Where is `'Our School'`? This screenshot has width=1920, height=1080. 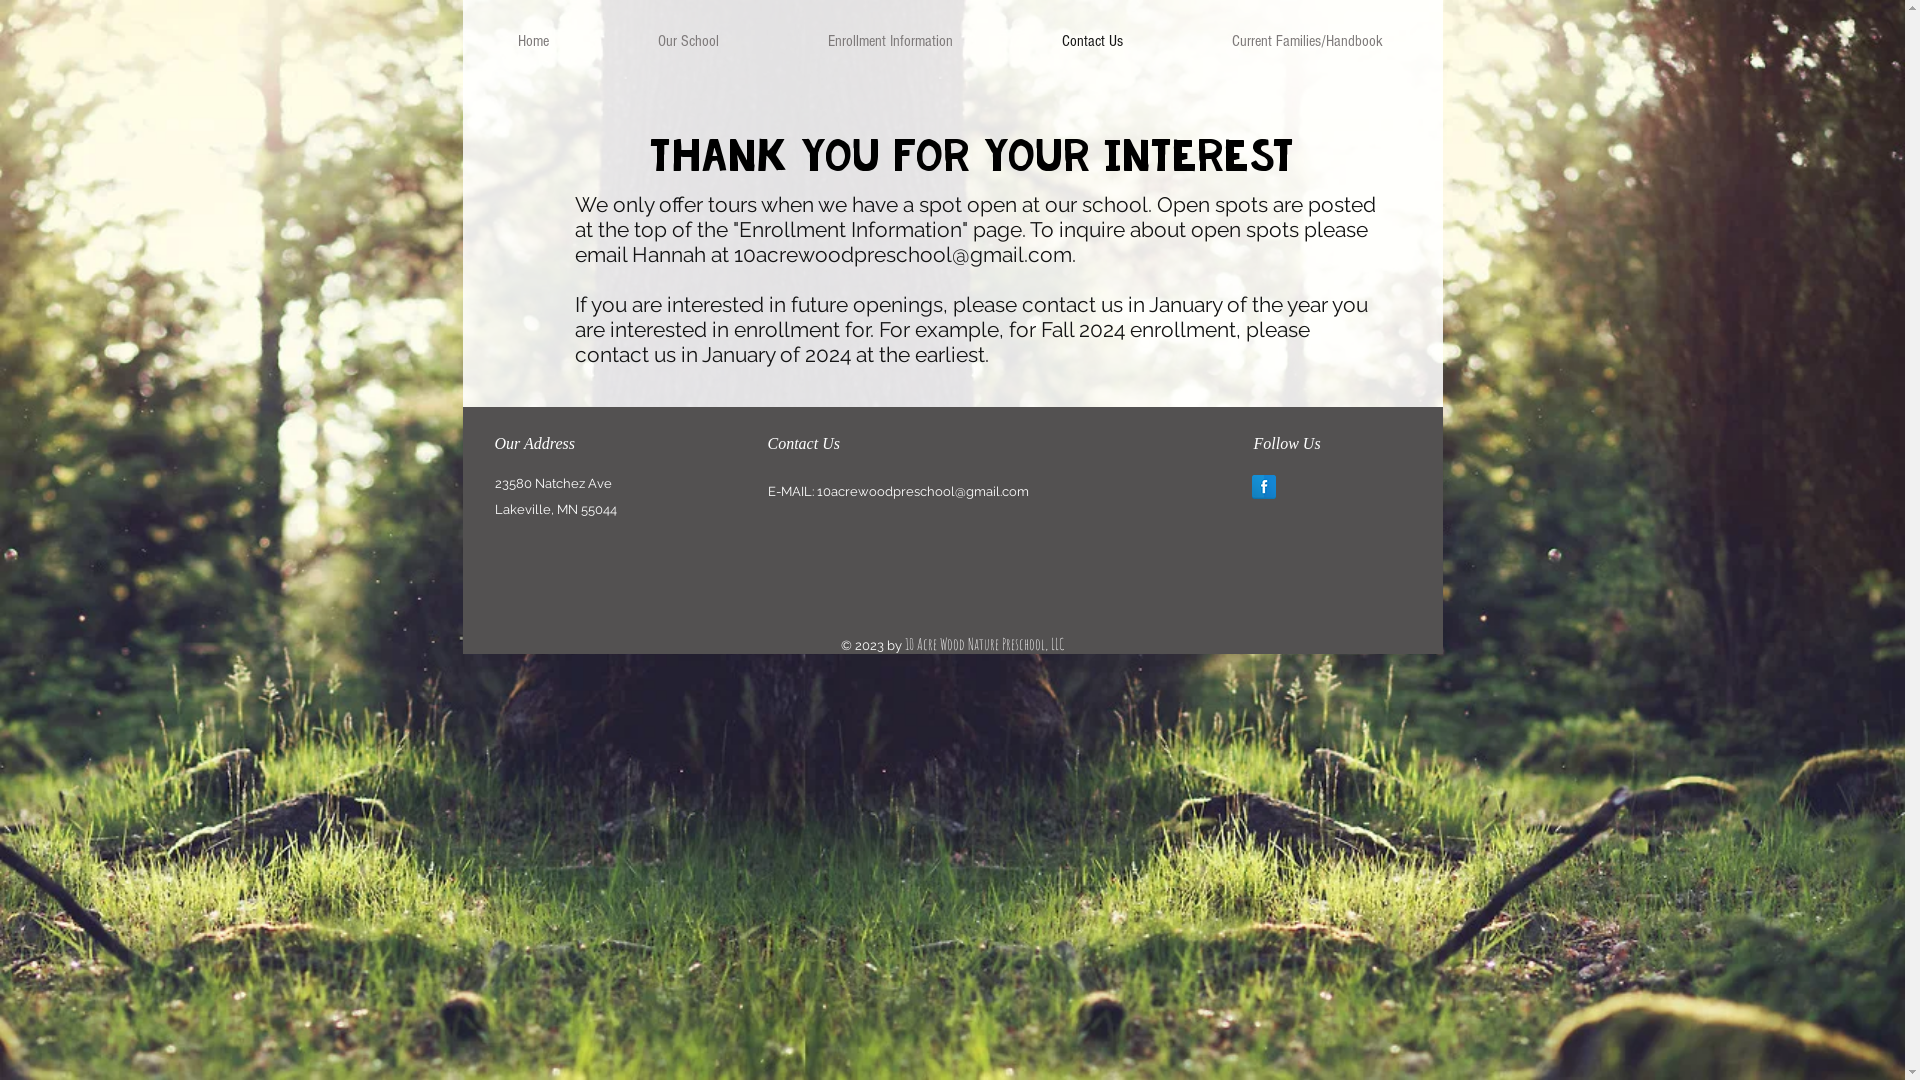
'Our School' is located at coordinates (686, 41).